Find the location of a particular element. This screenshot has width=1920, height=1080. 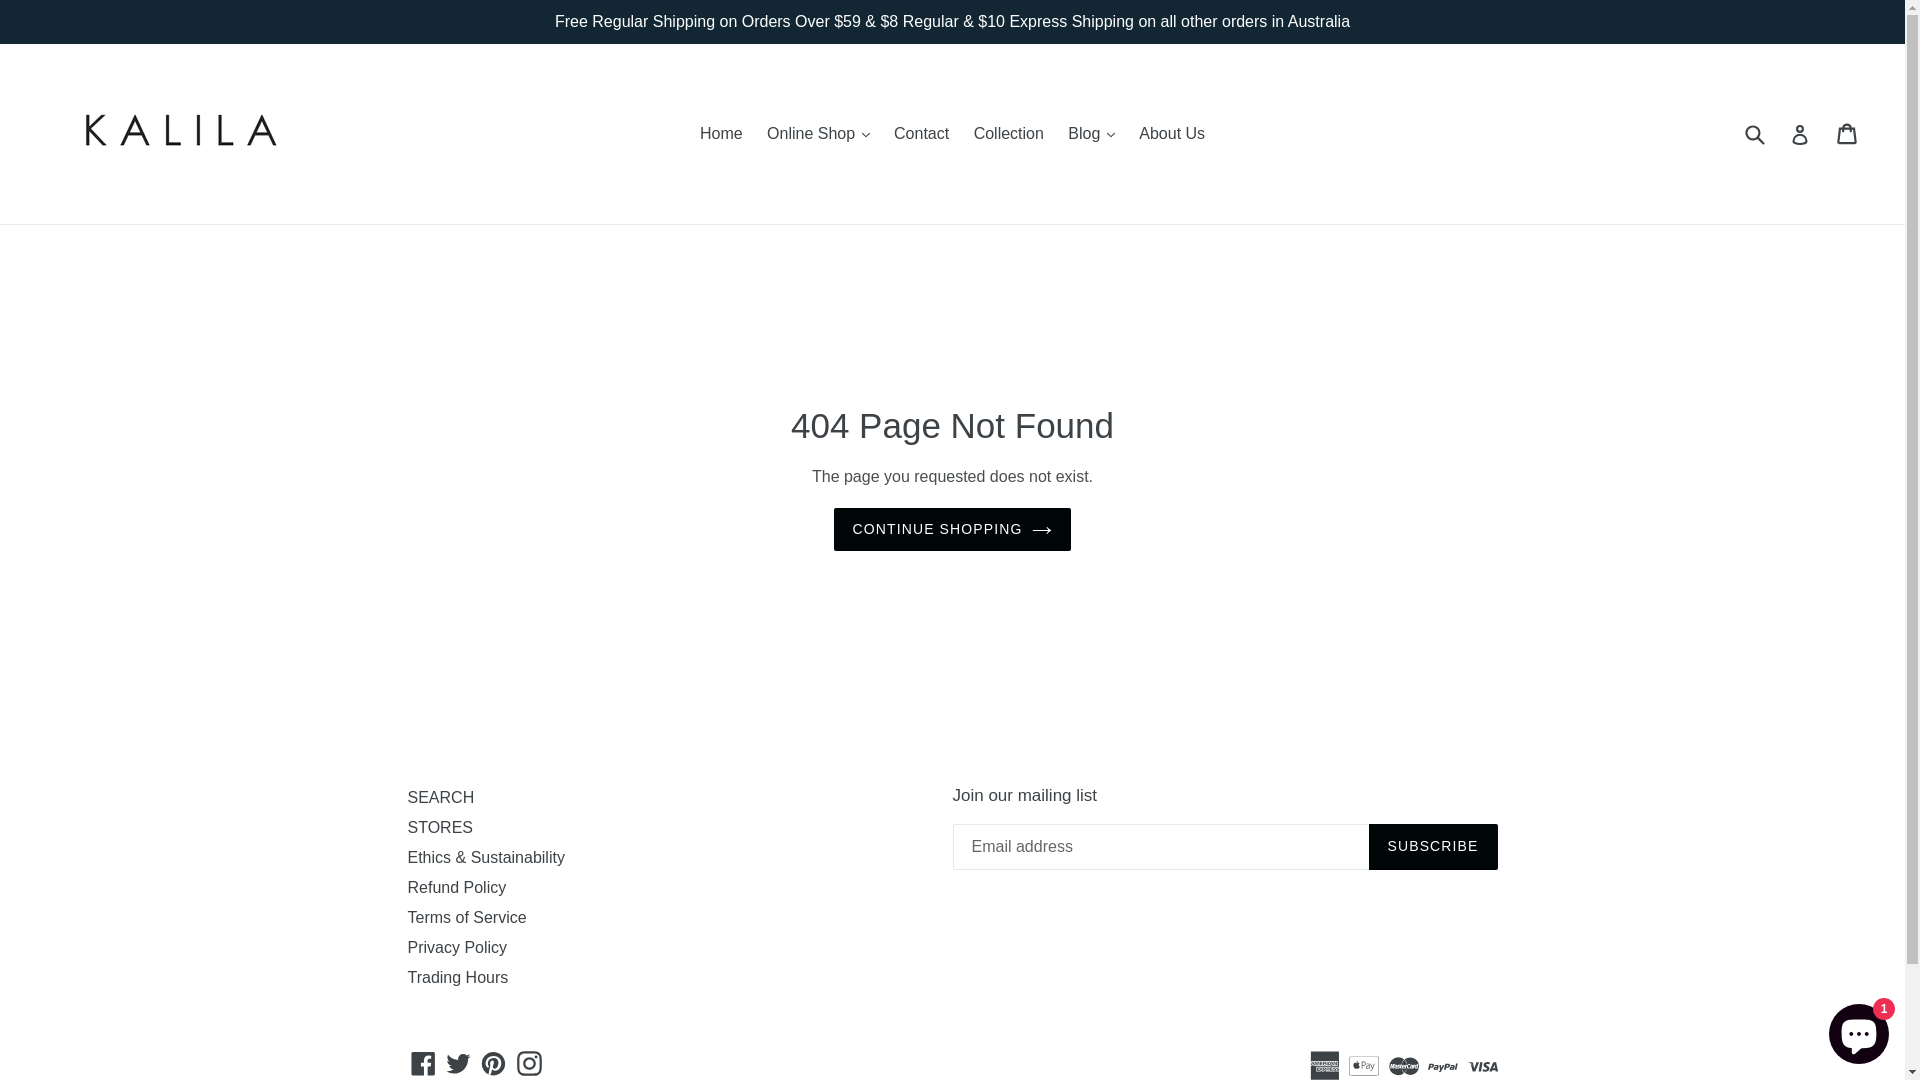

'Pinterest' is located at coordinates (493, 1062).